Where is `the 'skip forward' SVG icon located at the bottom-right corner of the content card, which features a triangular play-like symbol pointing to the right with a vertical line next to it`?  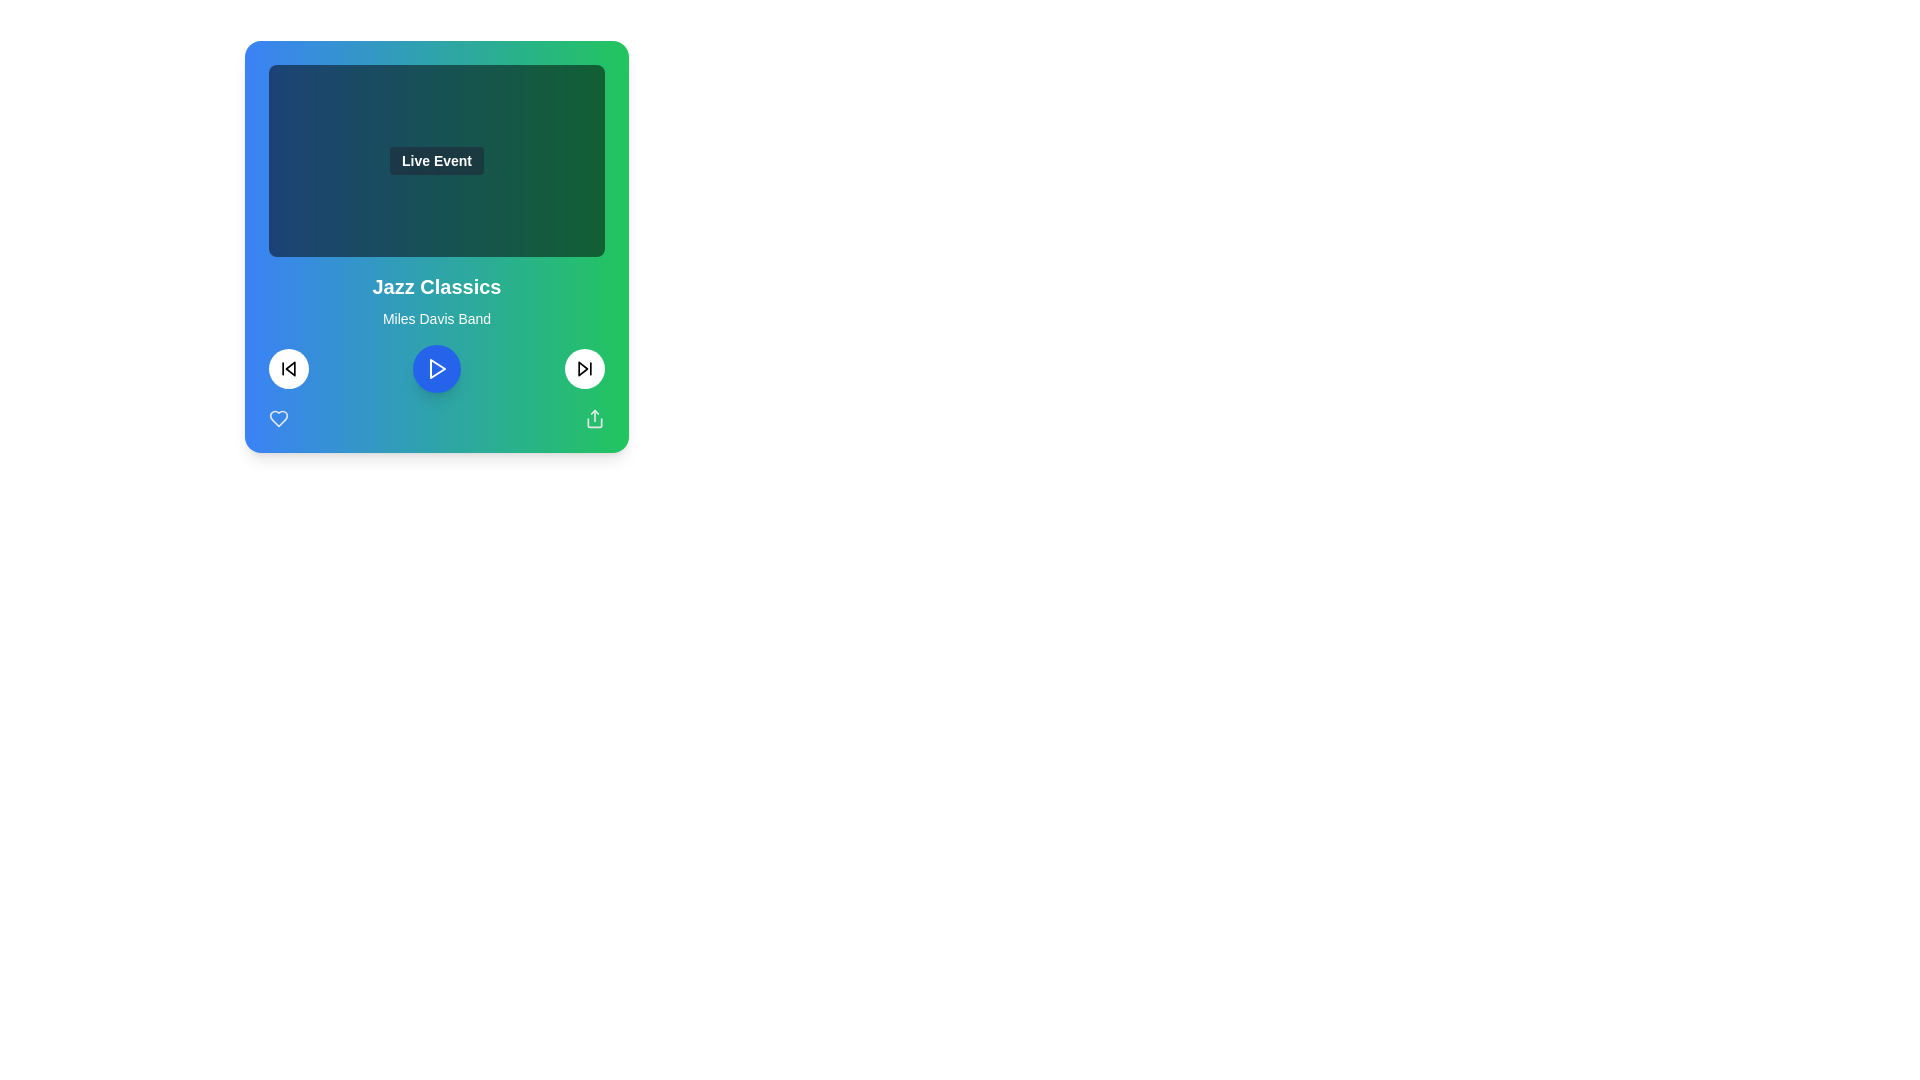 the 'skip forward' SVG icon located at the bottom-right corner of the content card, which features a triangular play-like symbol pointing to the right with a vertical line next to it is located at coordinates (584, 369).